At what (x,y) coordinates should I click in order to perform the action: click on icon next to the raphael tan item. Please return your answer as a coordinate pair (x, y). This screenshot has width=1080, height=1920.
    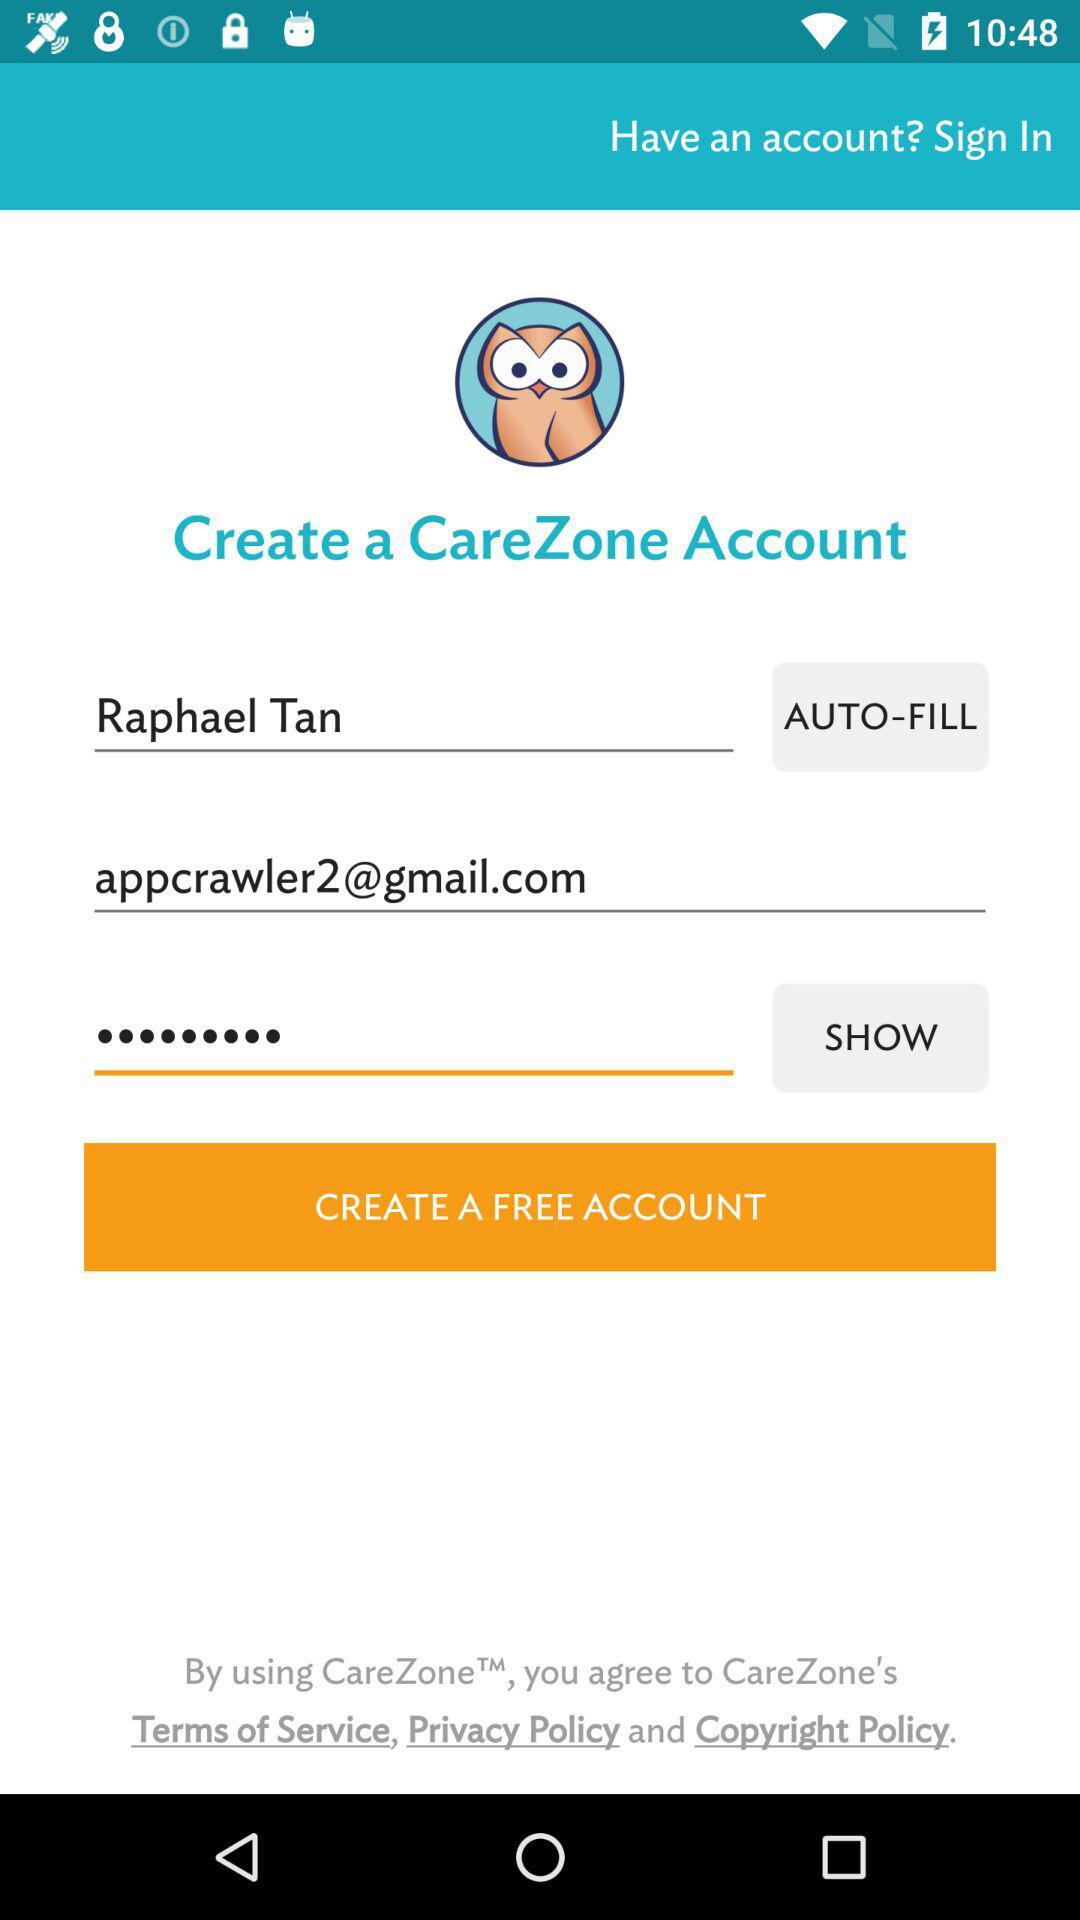
    Looking at the image, I should click on (879, 716).